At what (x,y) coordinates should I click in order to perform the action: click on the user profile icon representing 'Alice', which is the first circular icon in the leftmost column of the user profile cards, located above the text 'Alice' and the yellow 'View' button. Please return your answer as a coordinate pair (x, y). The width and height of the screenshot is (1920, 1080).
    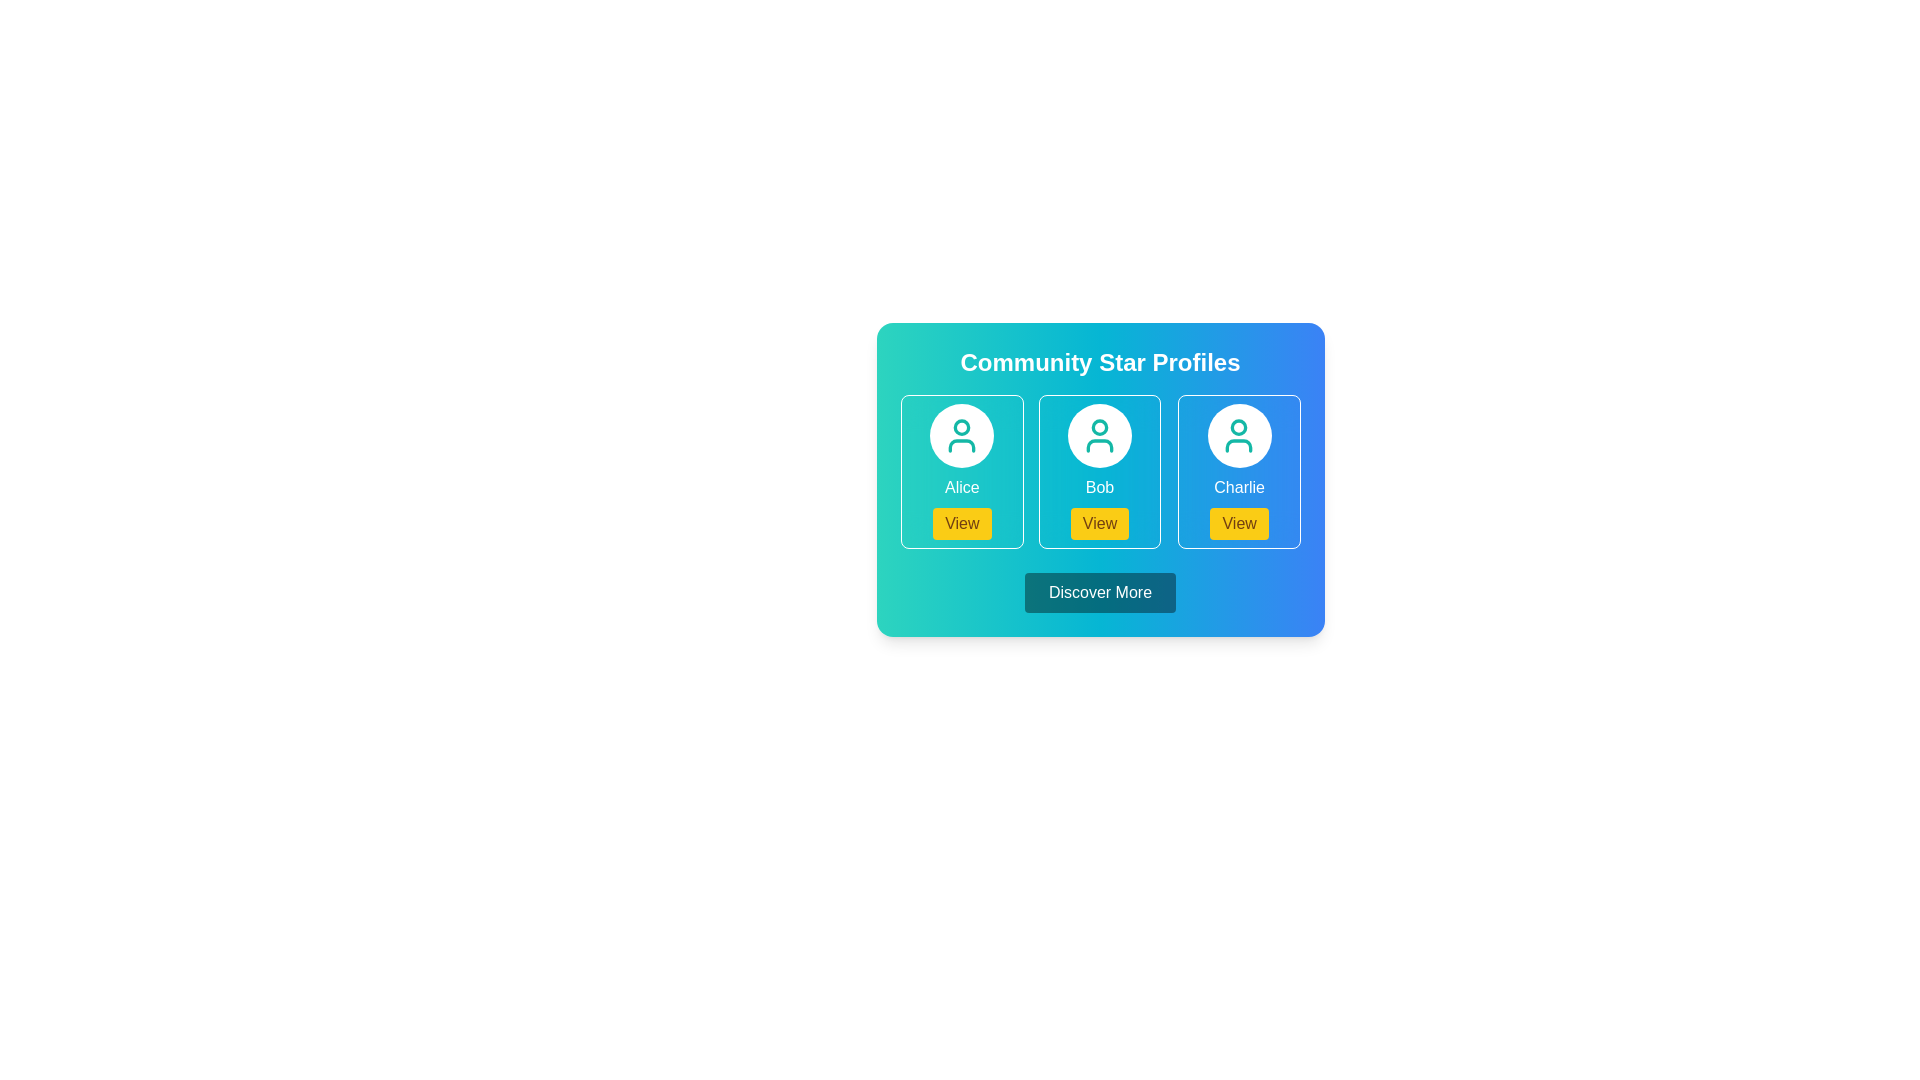
    Looking at the image, I should click on (961, 434).